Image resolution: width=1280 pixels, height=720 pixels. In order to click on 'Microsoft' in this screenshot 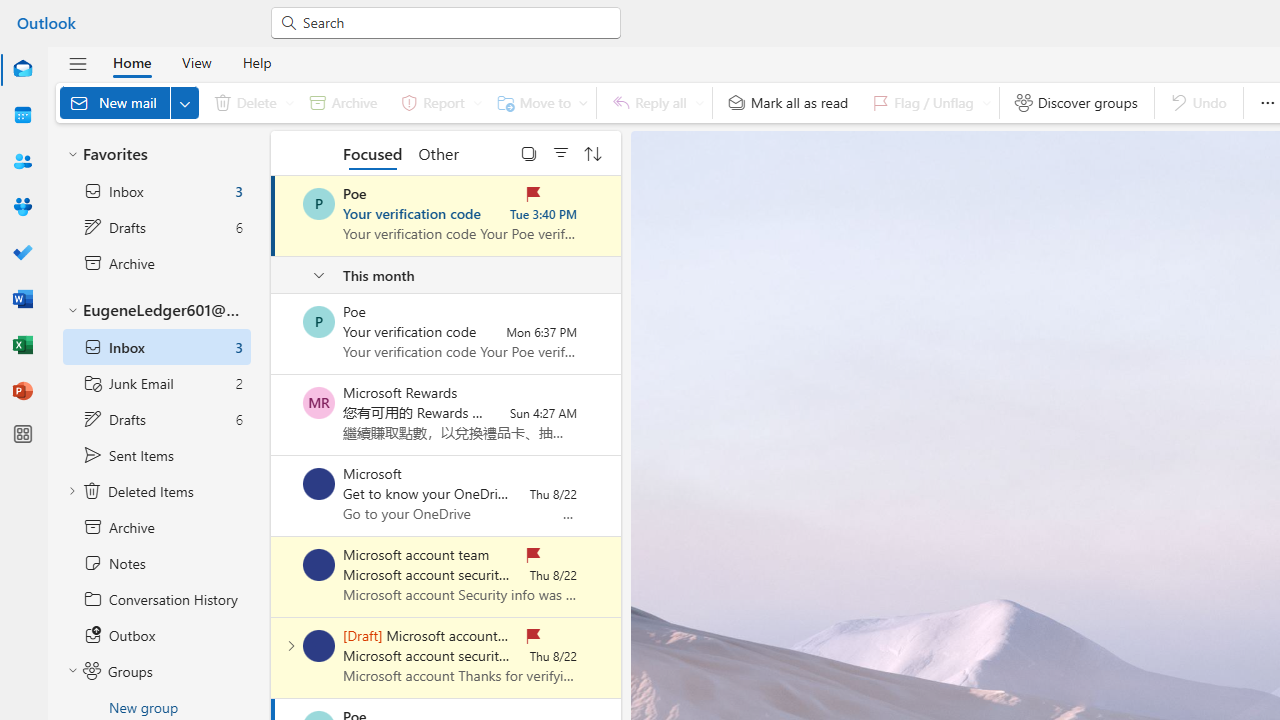, I will do `click(318, 483)`.